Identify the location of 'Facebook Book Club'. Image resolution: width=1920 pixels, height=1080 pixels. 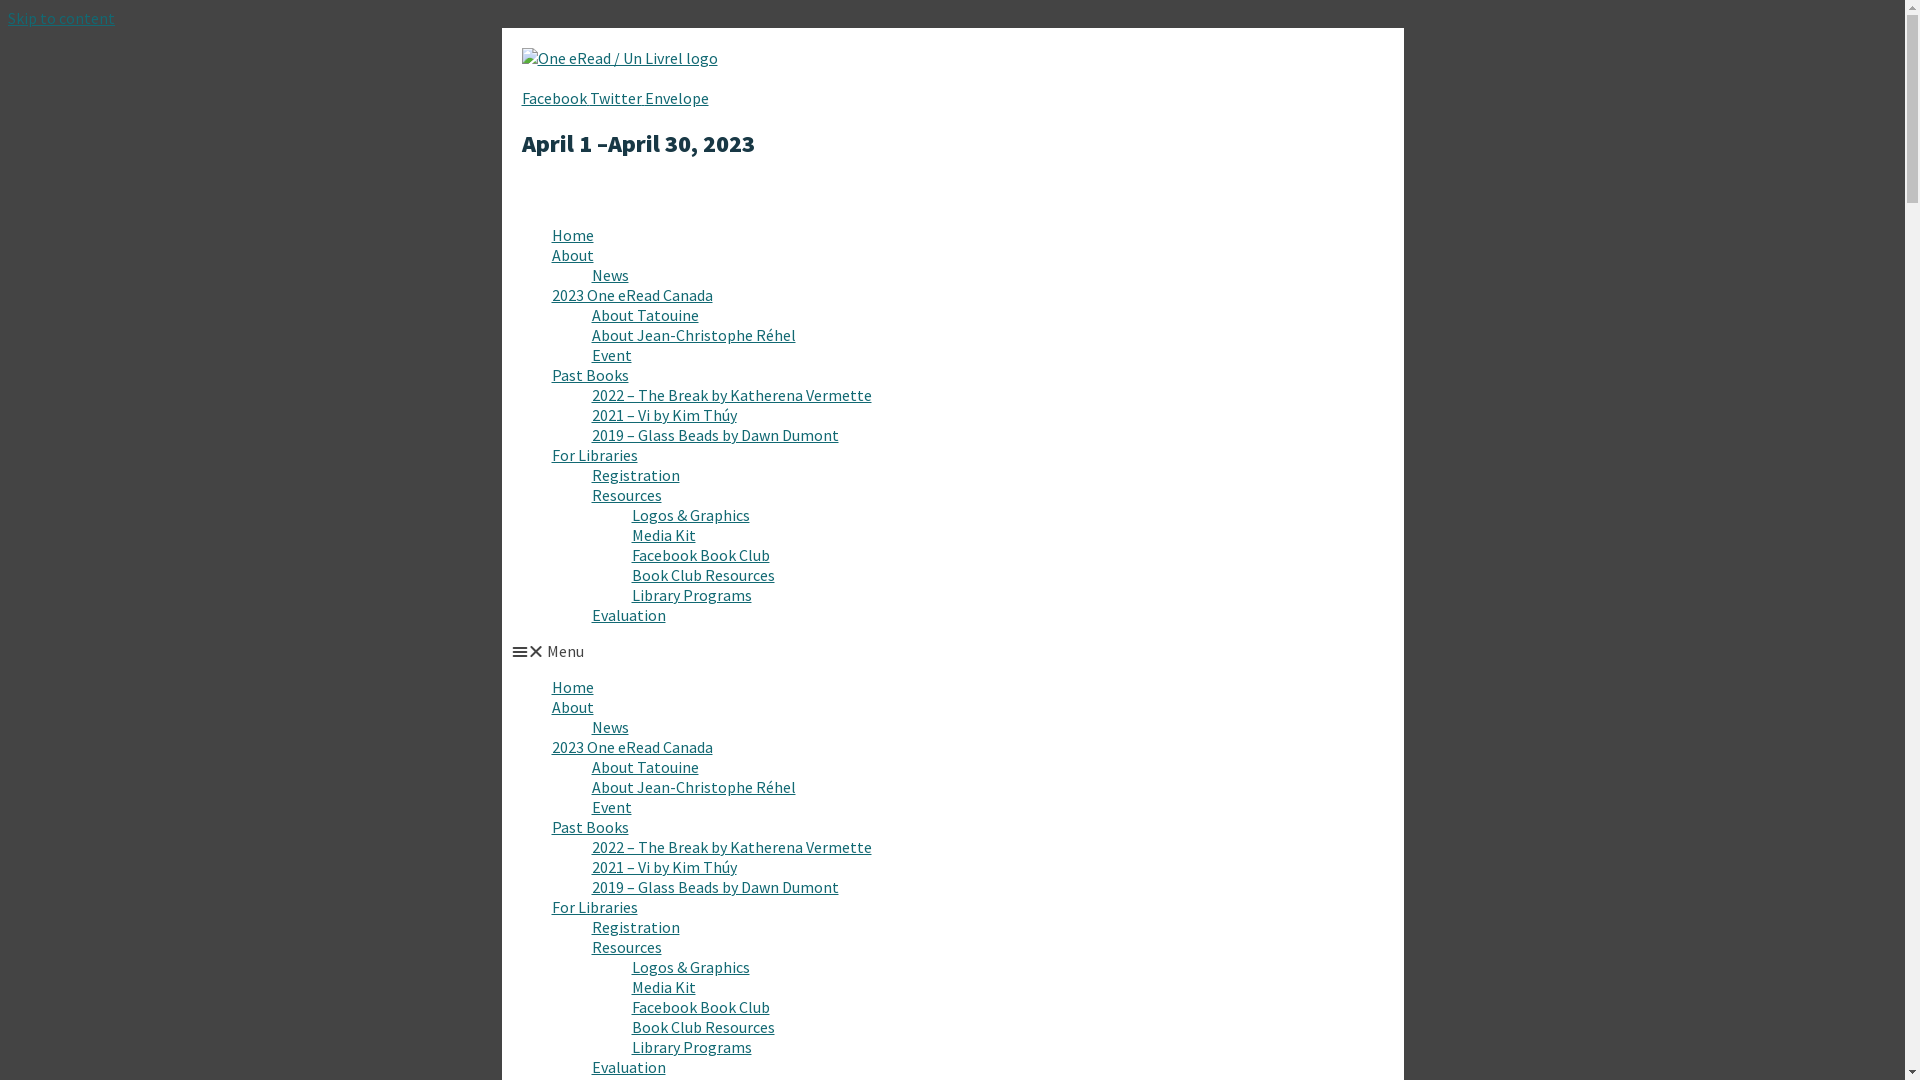
(700, 555).